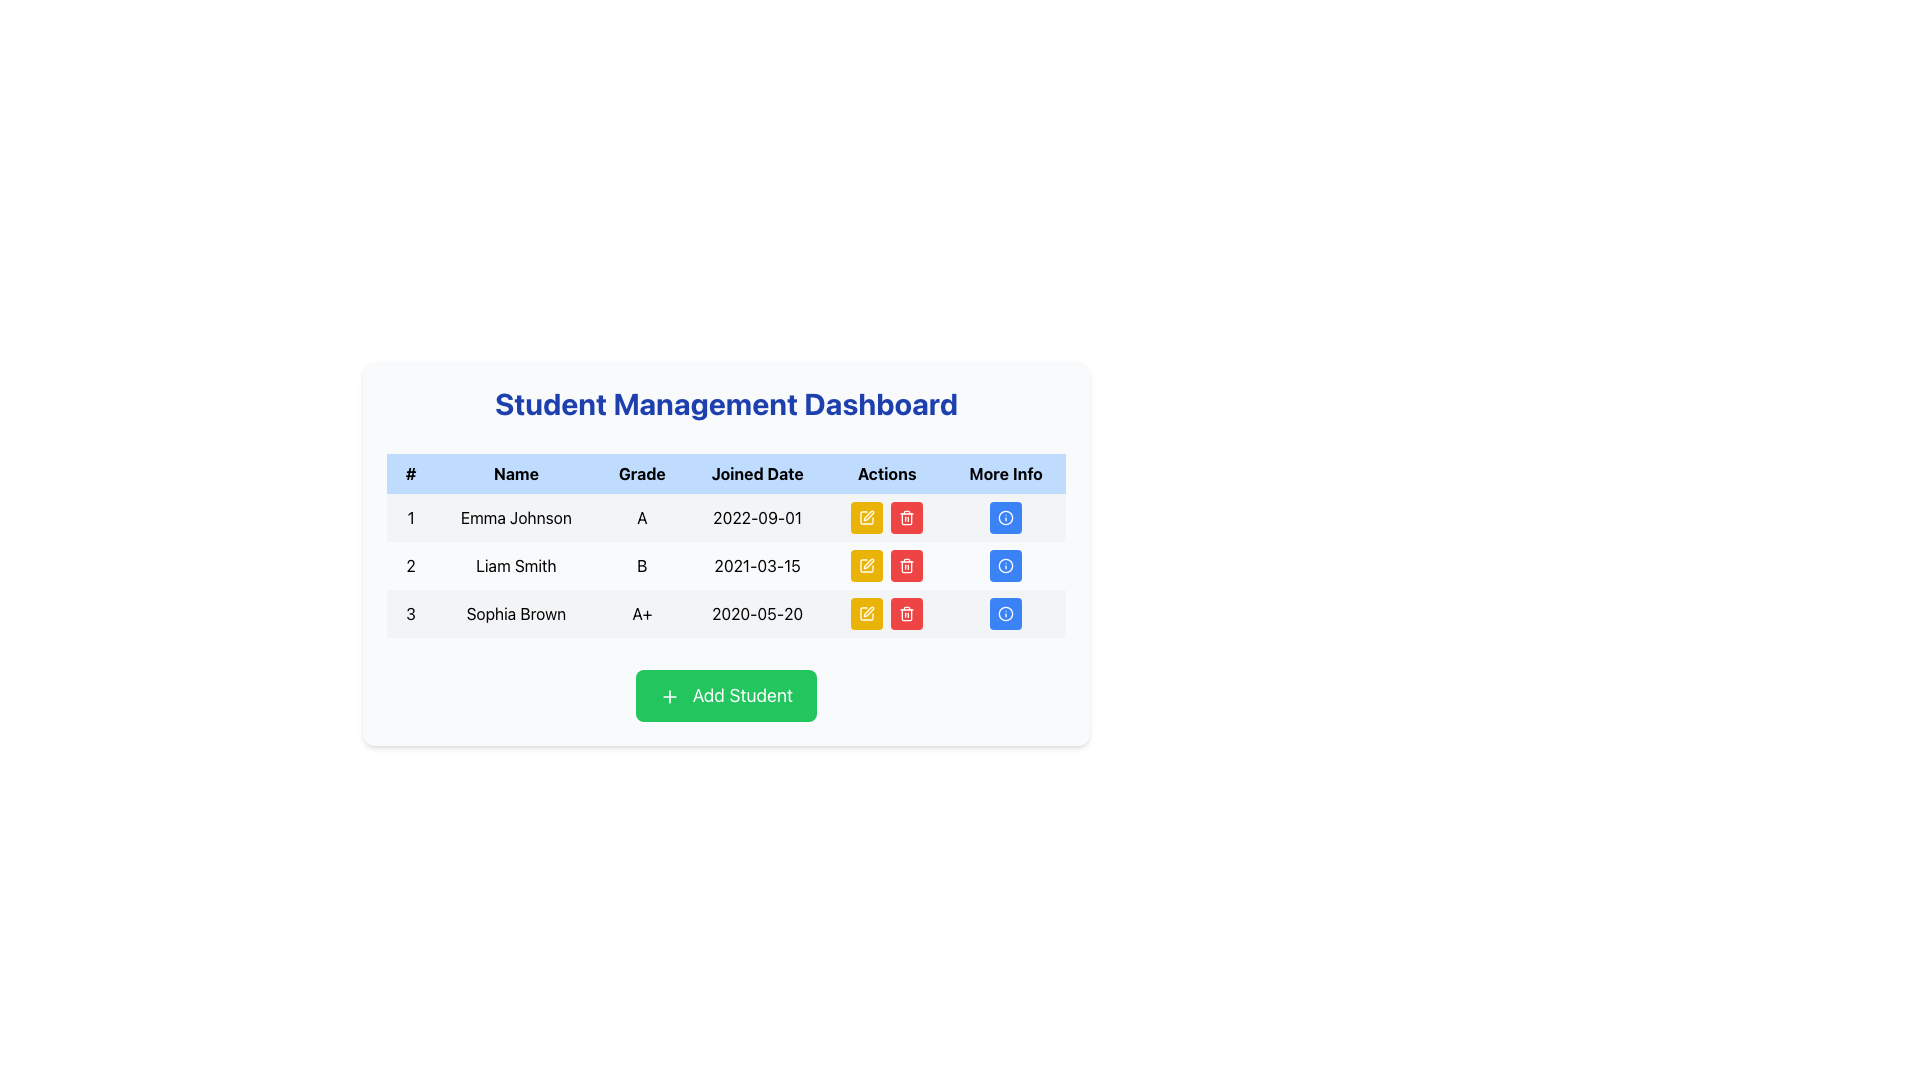 This screenshot has height=1080, width=1920. What do you see at coordinates (516, 566) in the screenshot?
I see `text 'Liam Smith' located in the 'Name' column of the second row in the data table` at bounding box center [516, 566].